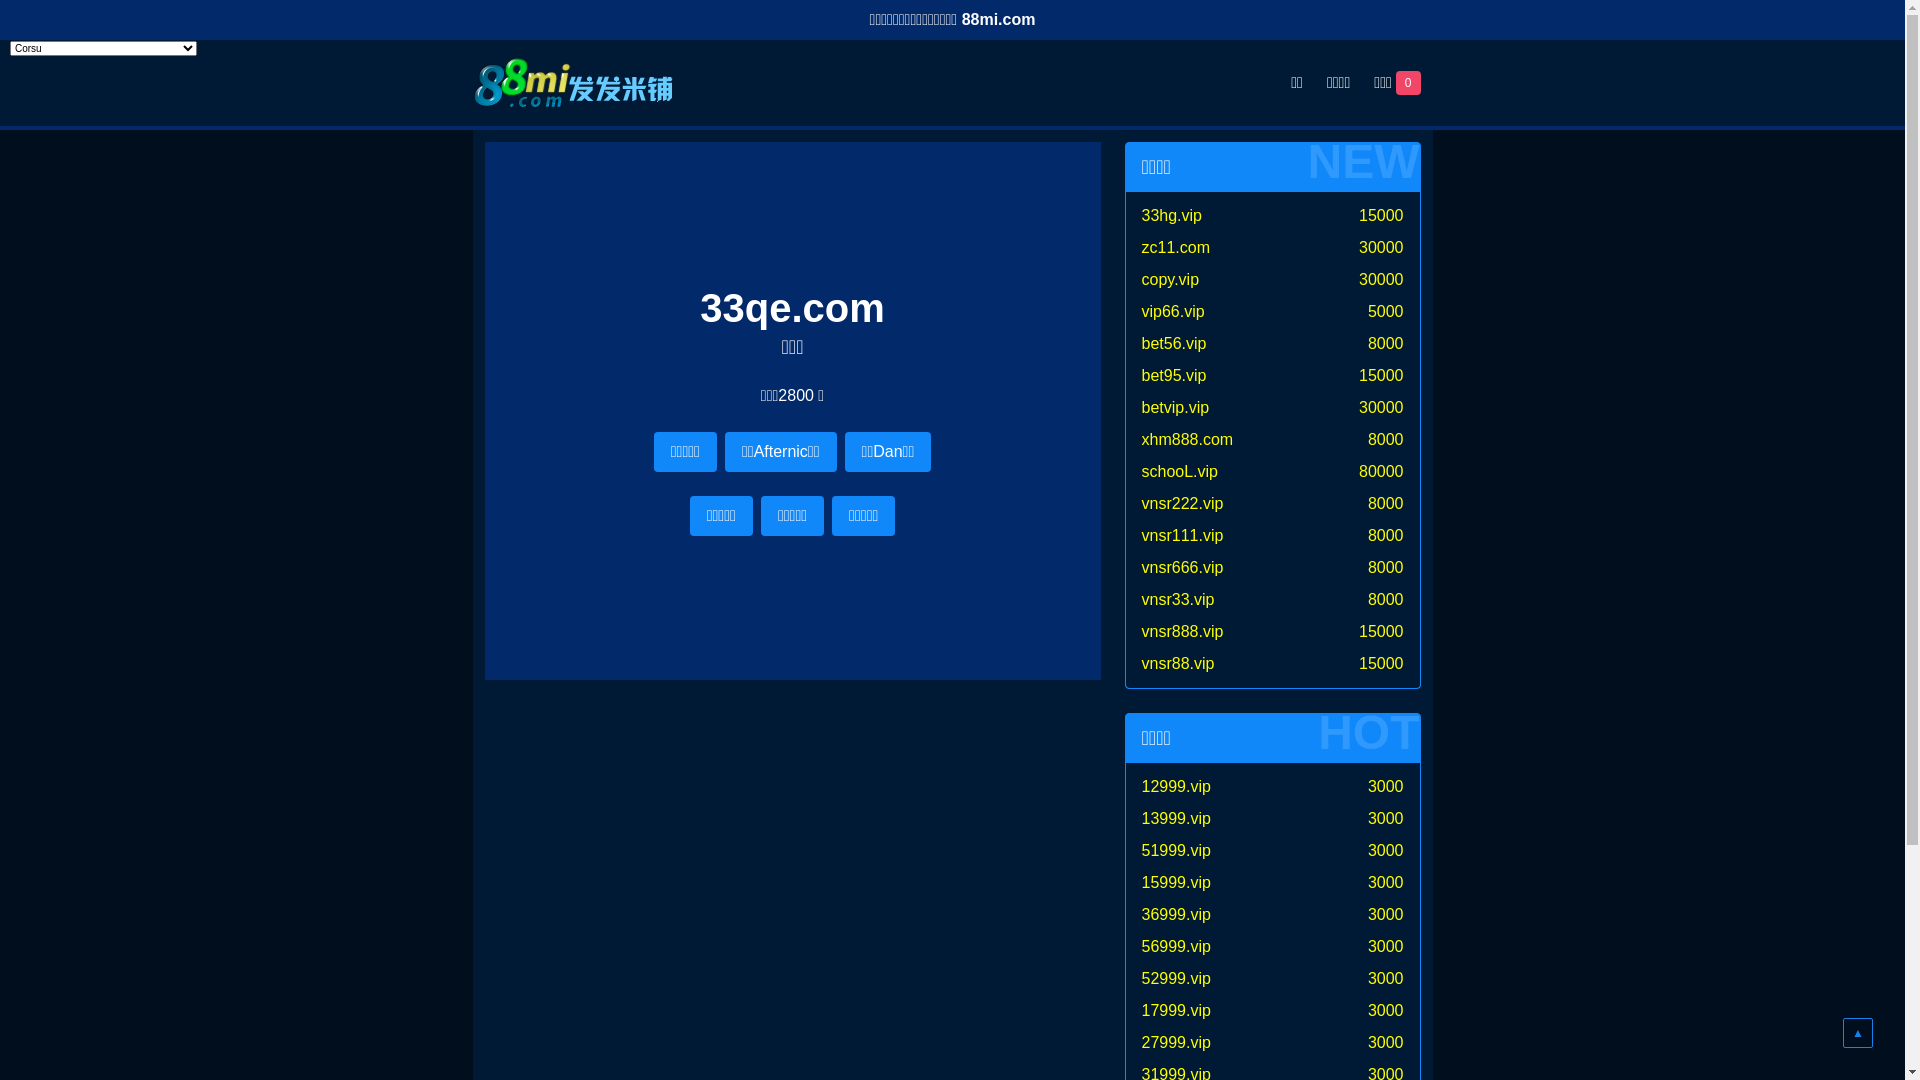 The width and height of the screenshot is (1920, 1080). Describe the element at coordinates (1176, 1041) in the screenshot. I see `'27999.vip'` at that location.